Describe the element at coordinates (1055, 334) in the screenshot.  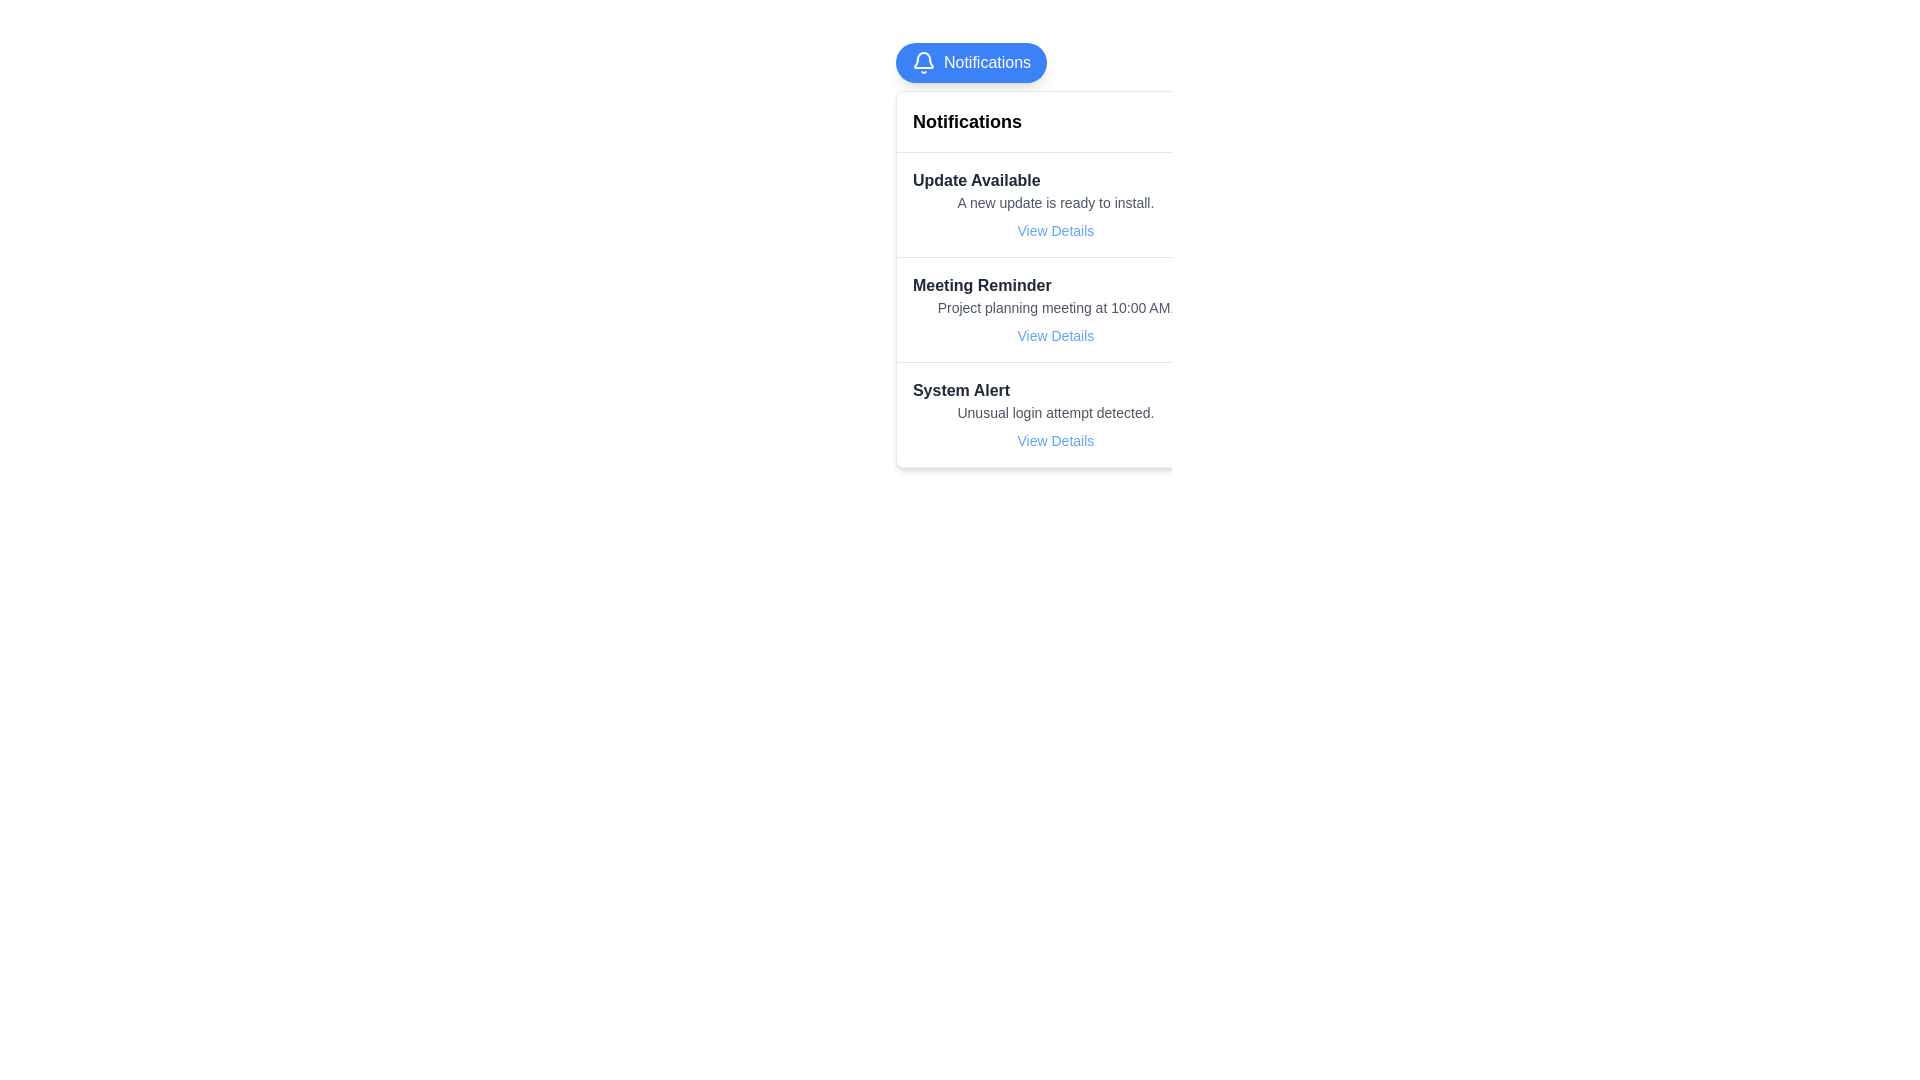
I see `the hyperlink for the 'Meeting Reminder' notification` at that location.